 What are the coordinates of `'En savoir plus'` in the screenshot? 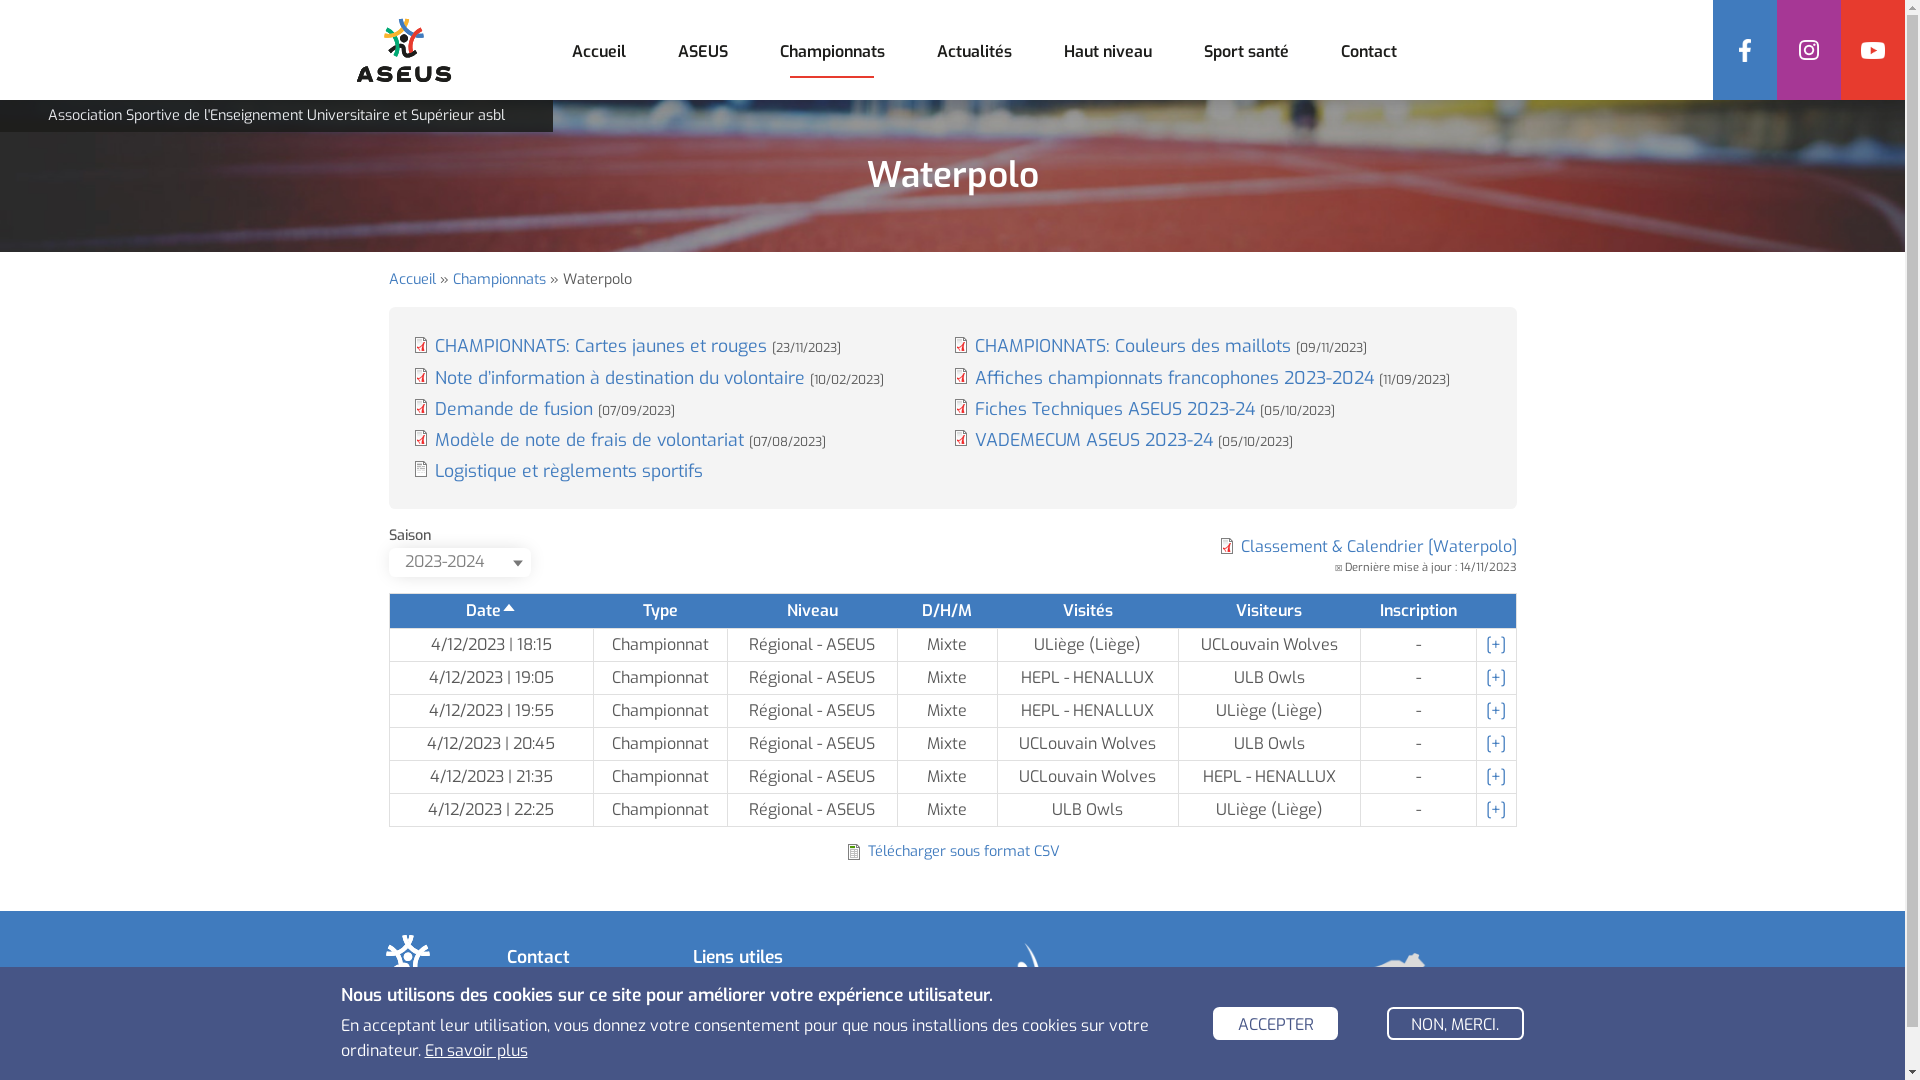 It's located at (474, 1049).